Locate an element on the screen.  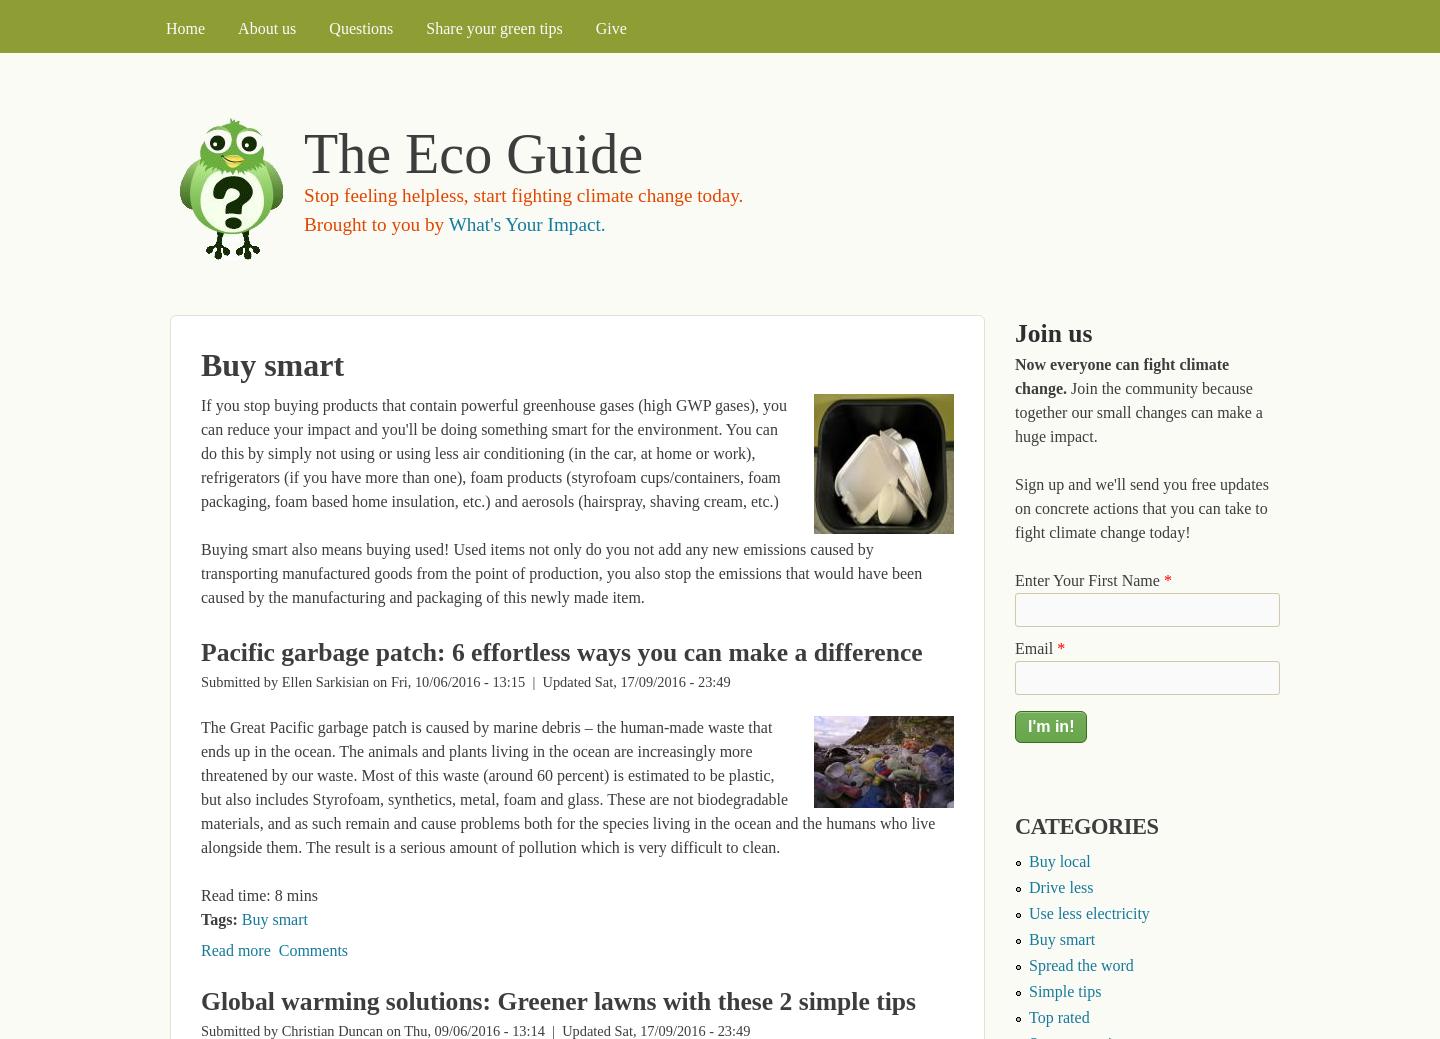
'Read time: 8 mins' is located at coordinates (258, 894).